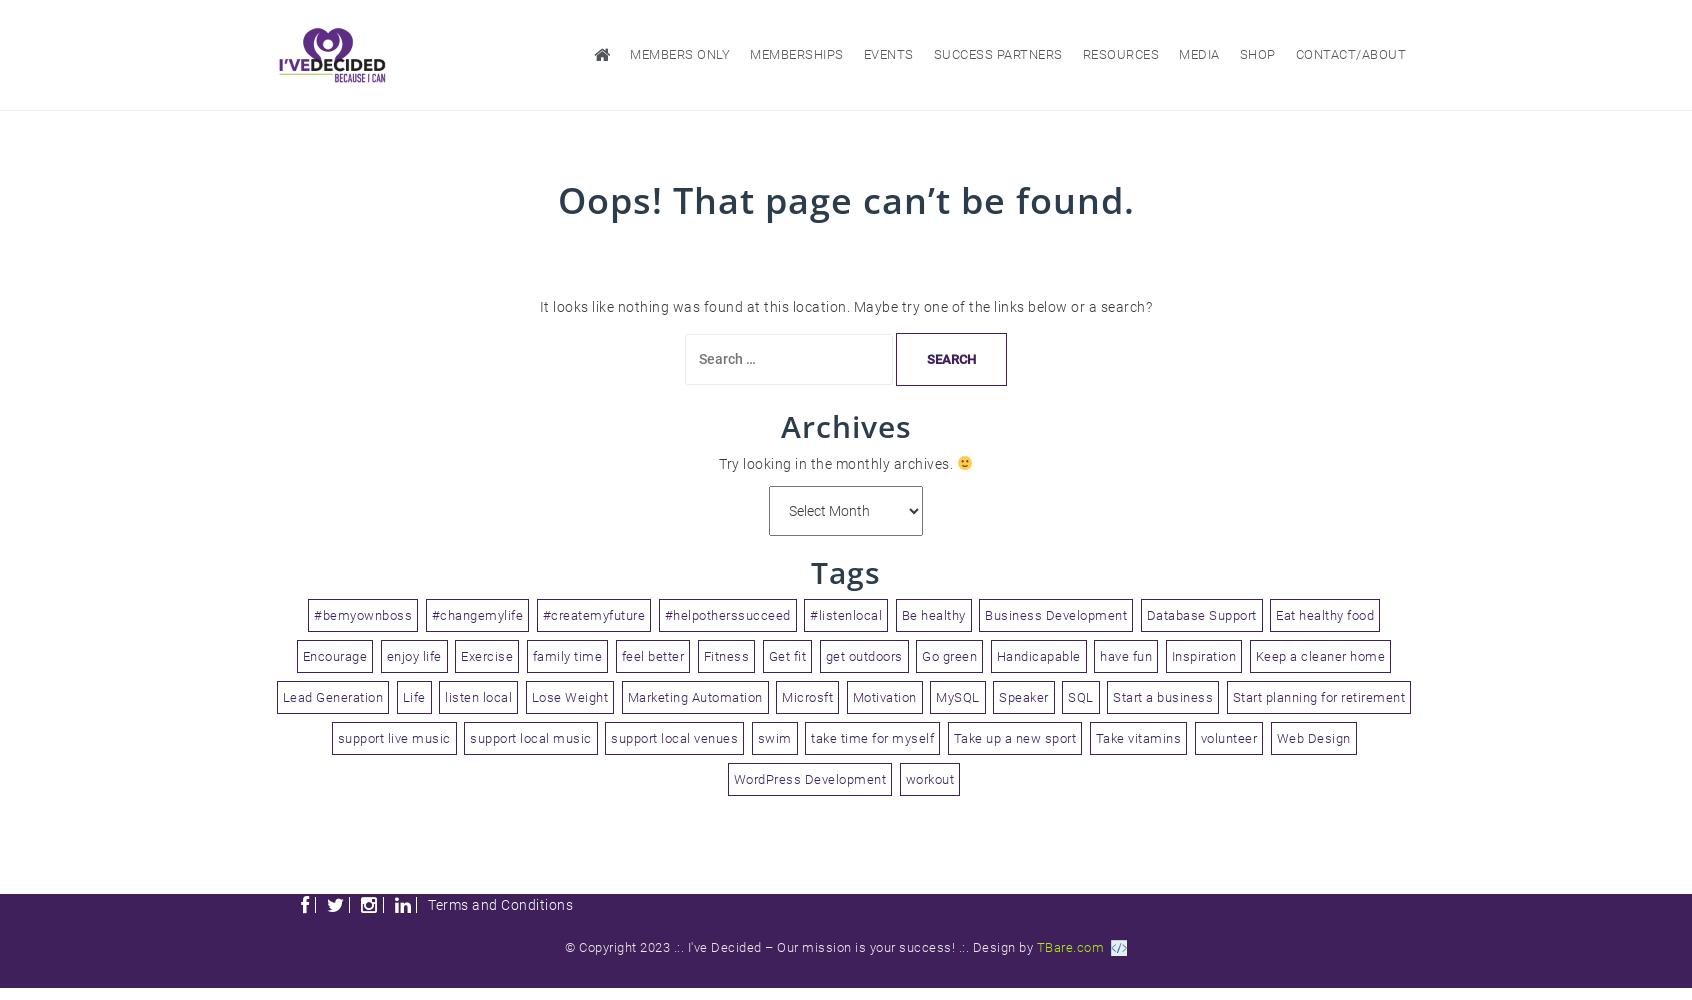  Describe the element at coordinates (531, 655) in the screenshot. I see `'family time'` at that location.